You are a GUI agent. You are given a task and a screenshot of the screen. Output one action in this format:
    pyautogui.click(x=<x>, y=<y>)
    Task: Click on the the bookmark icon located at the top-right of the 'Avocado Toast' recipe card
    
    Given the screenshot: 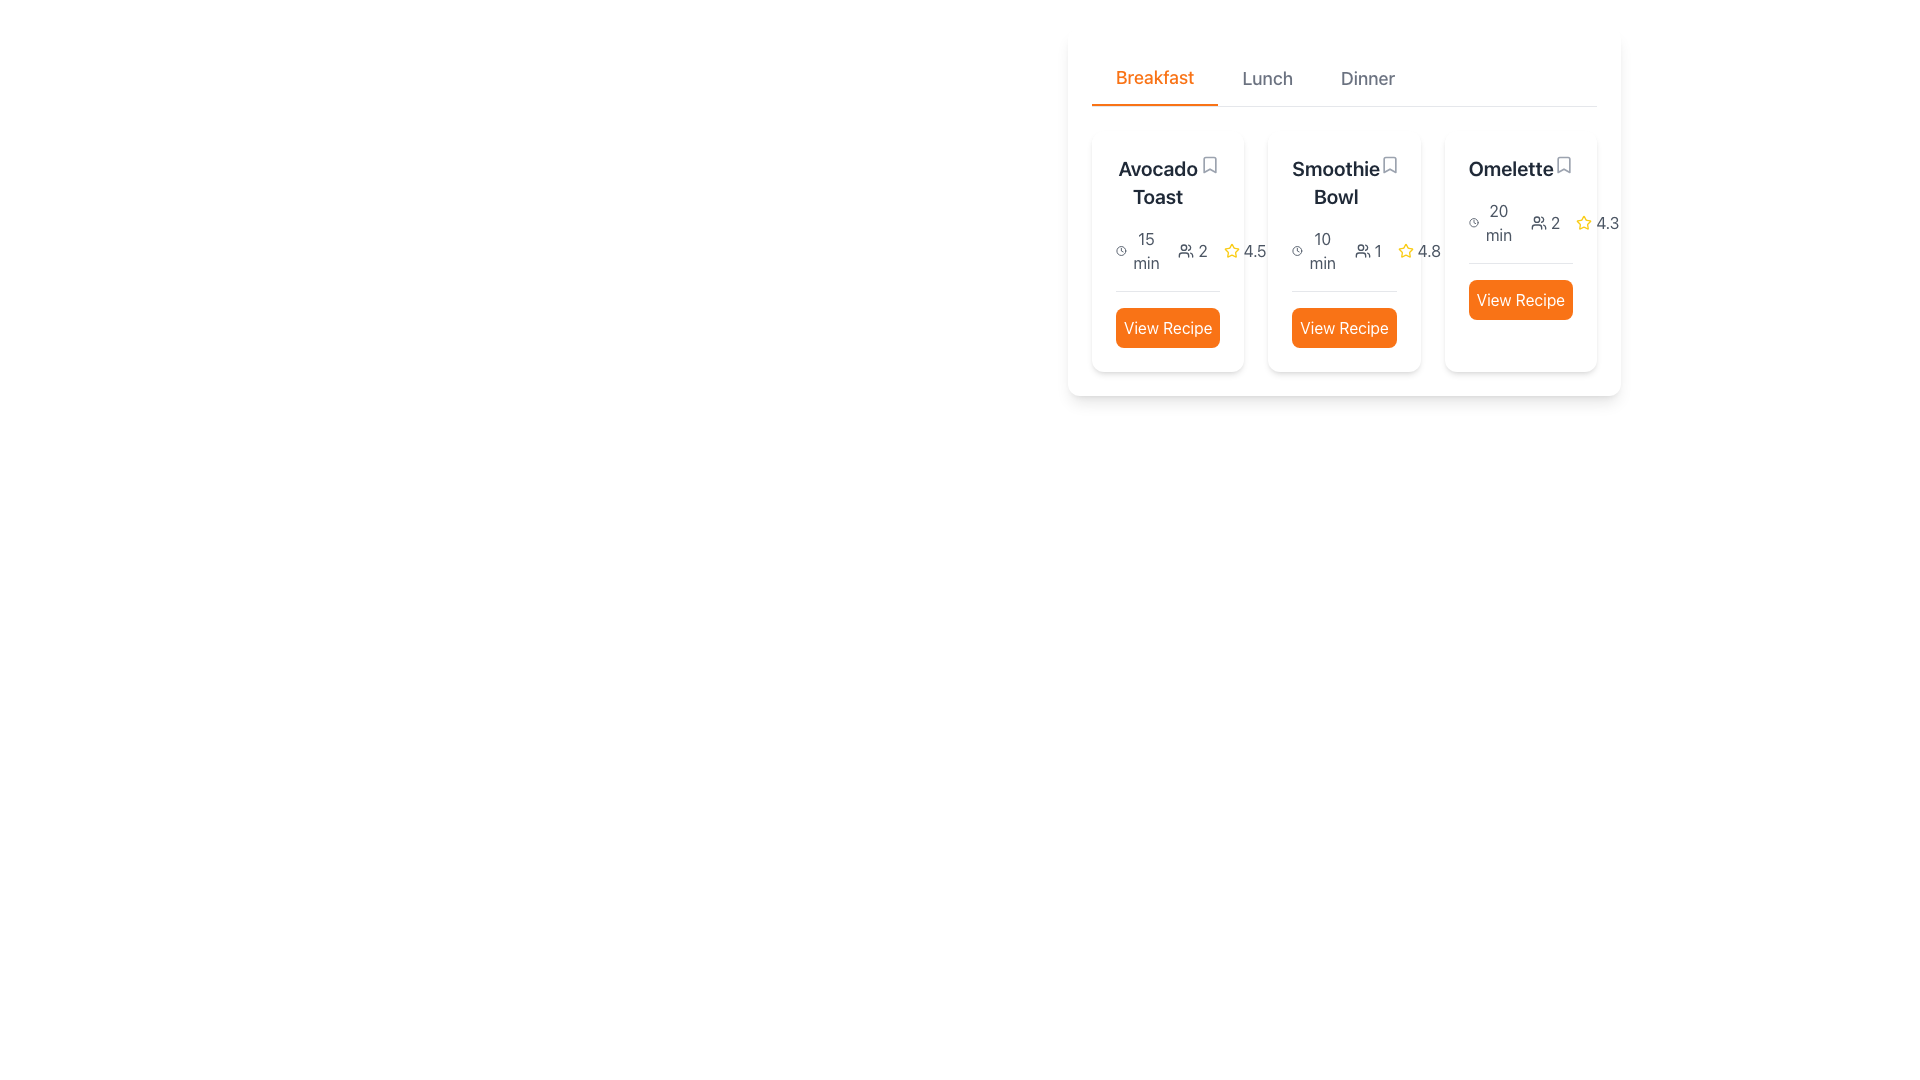 What is the action you would take?
    pyautogui.click(x=1209, y=164)
    